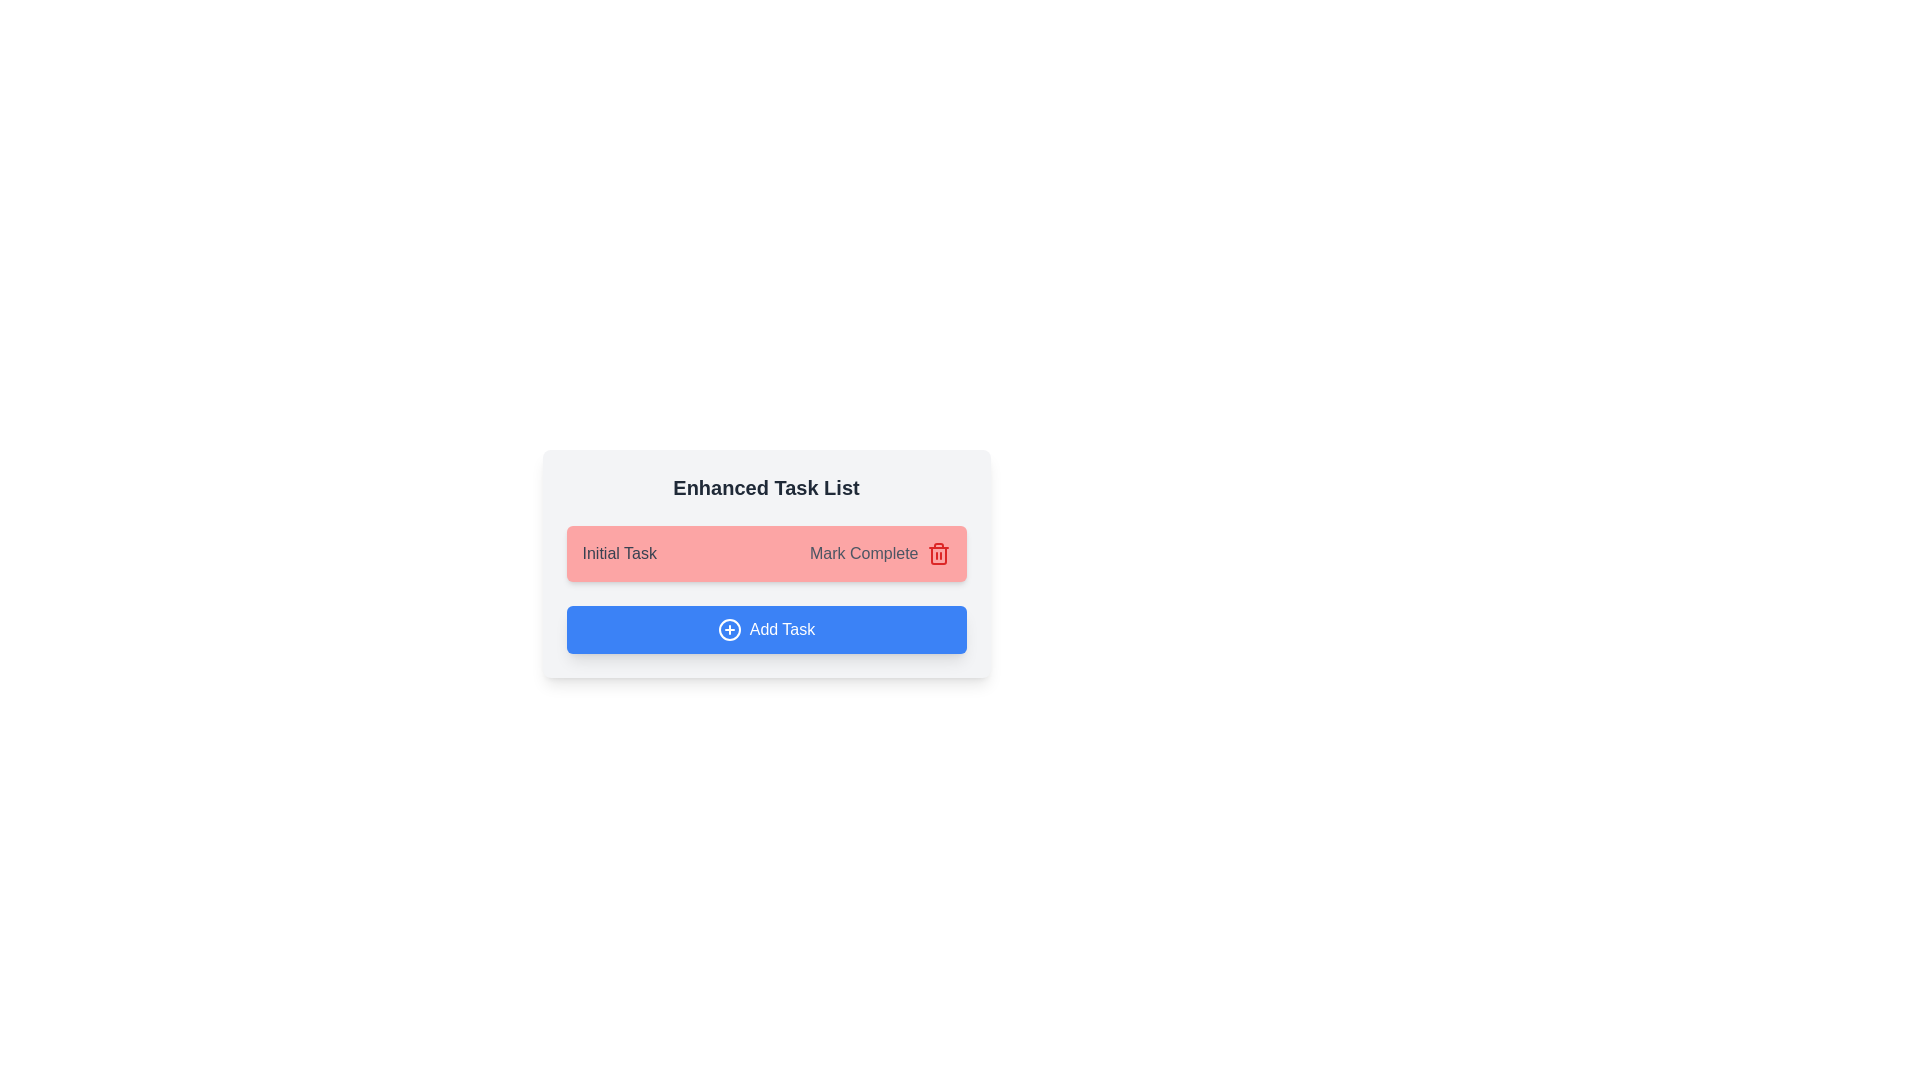  I want to click on the trash icon to delete the task, so click(937, 554).